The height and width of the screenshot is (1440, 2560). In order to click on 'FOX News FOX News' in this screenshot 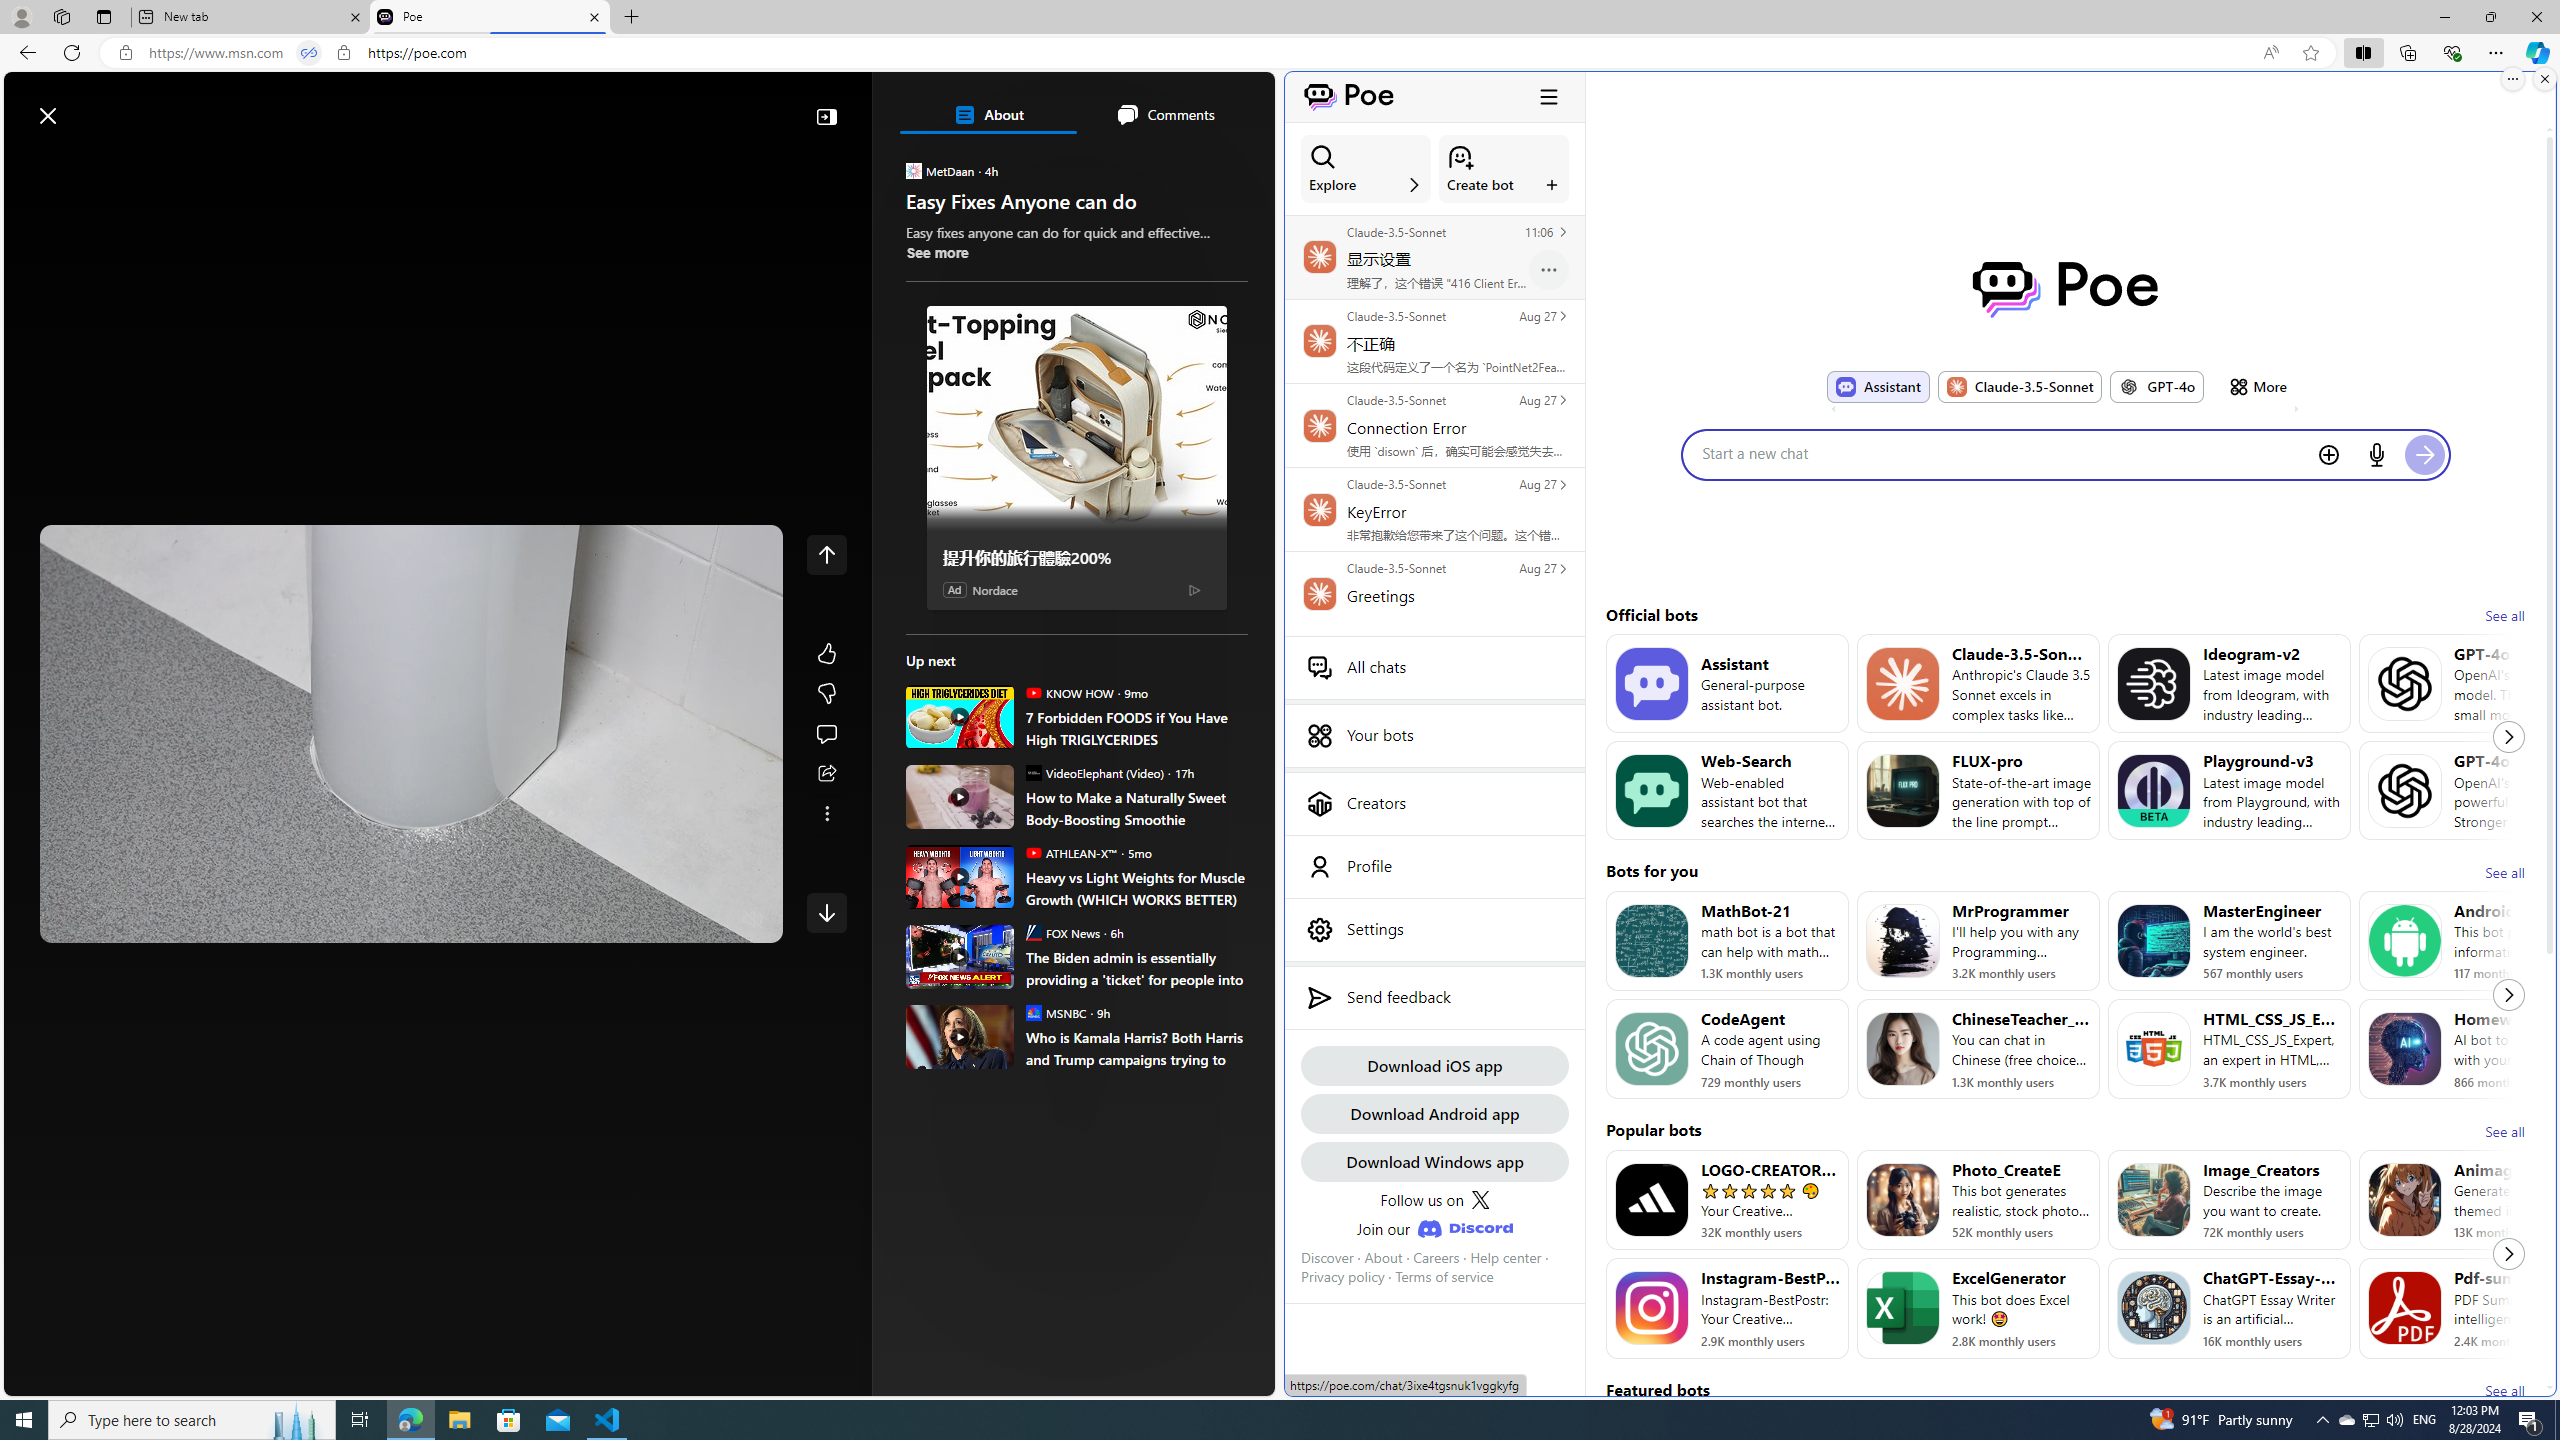, I will do `click(1061, 931)`.